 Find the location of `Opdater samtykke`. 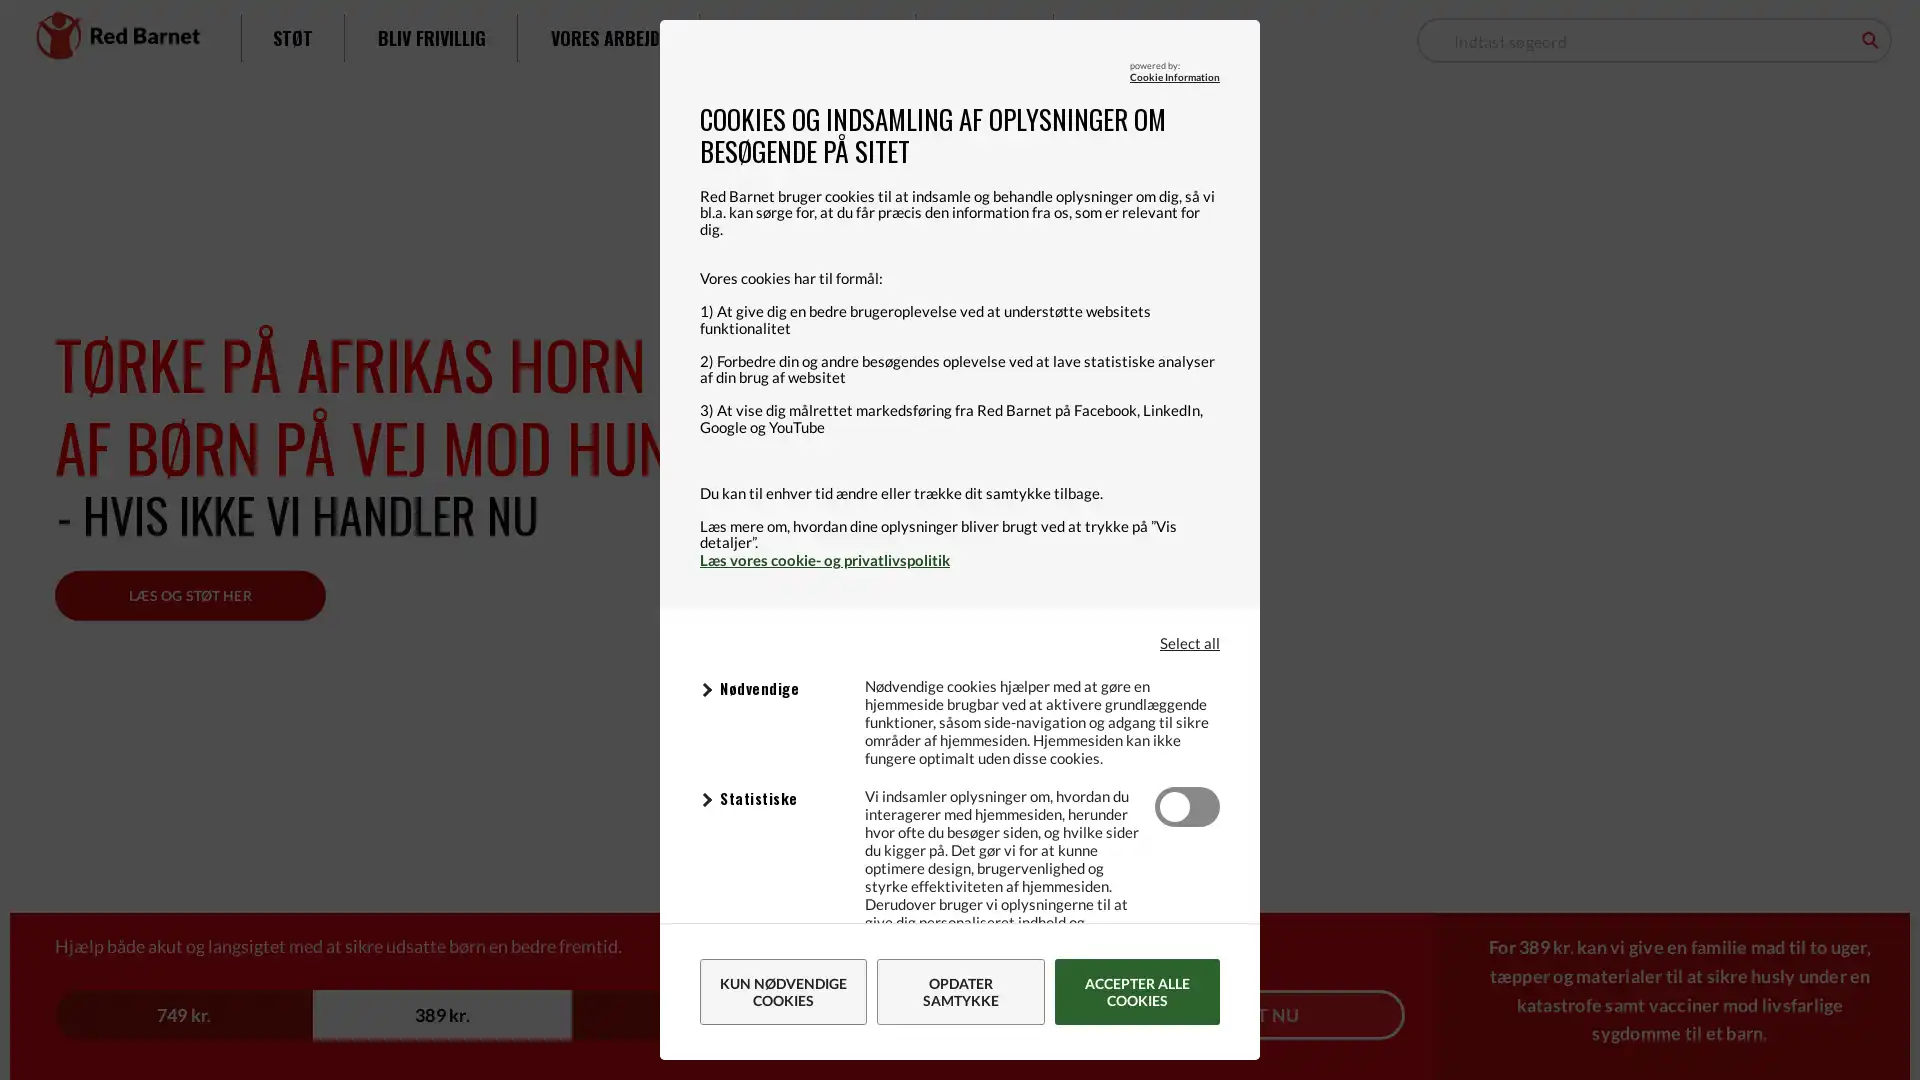

Opdater samtykke is located at coordinates (960, 991).